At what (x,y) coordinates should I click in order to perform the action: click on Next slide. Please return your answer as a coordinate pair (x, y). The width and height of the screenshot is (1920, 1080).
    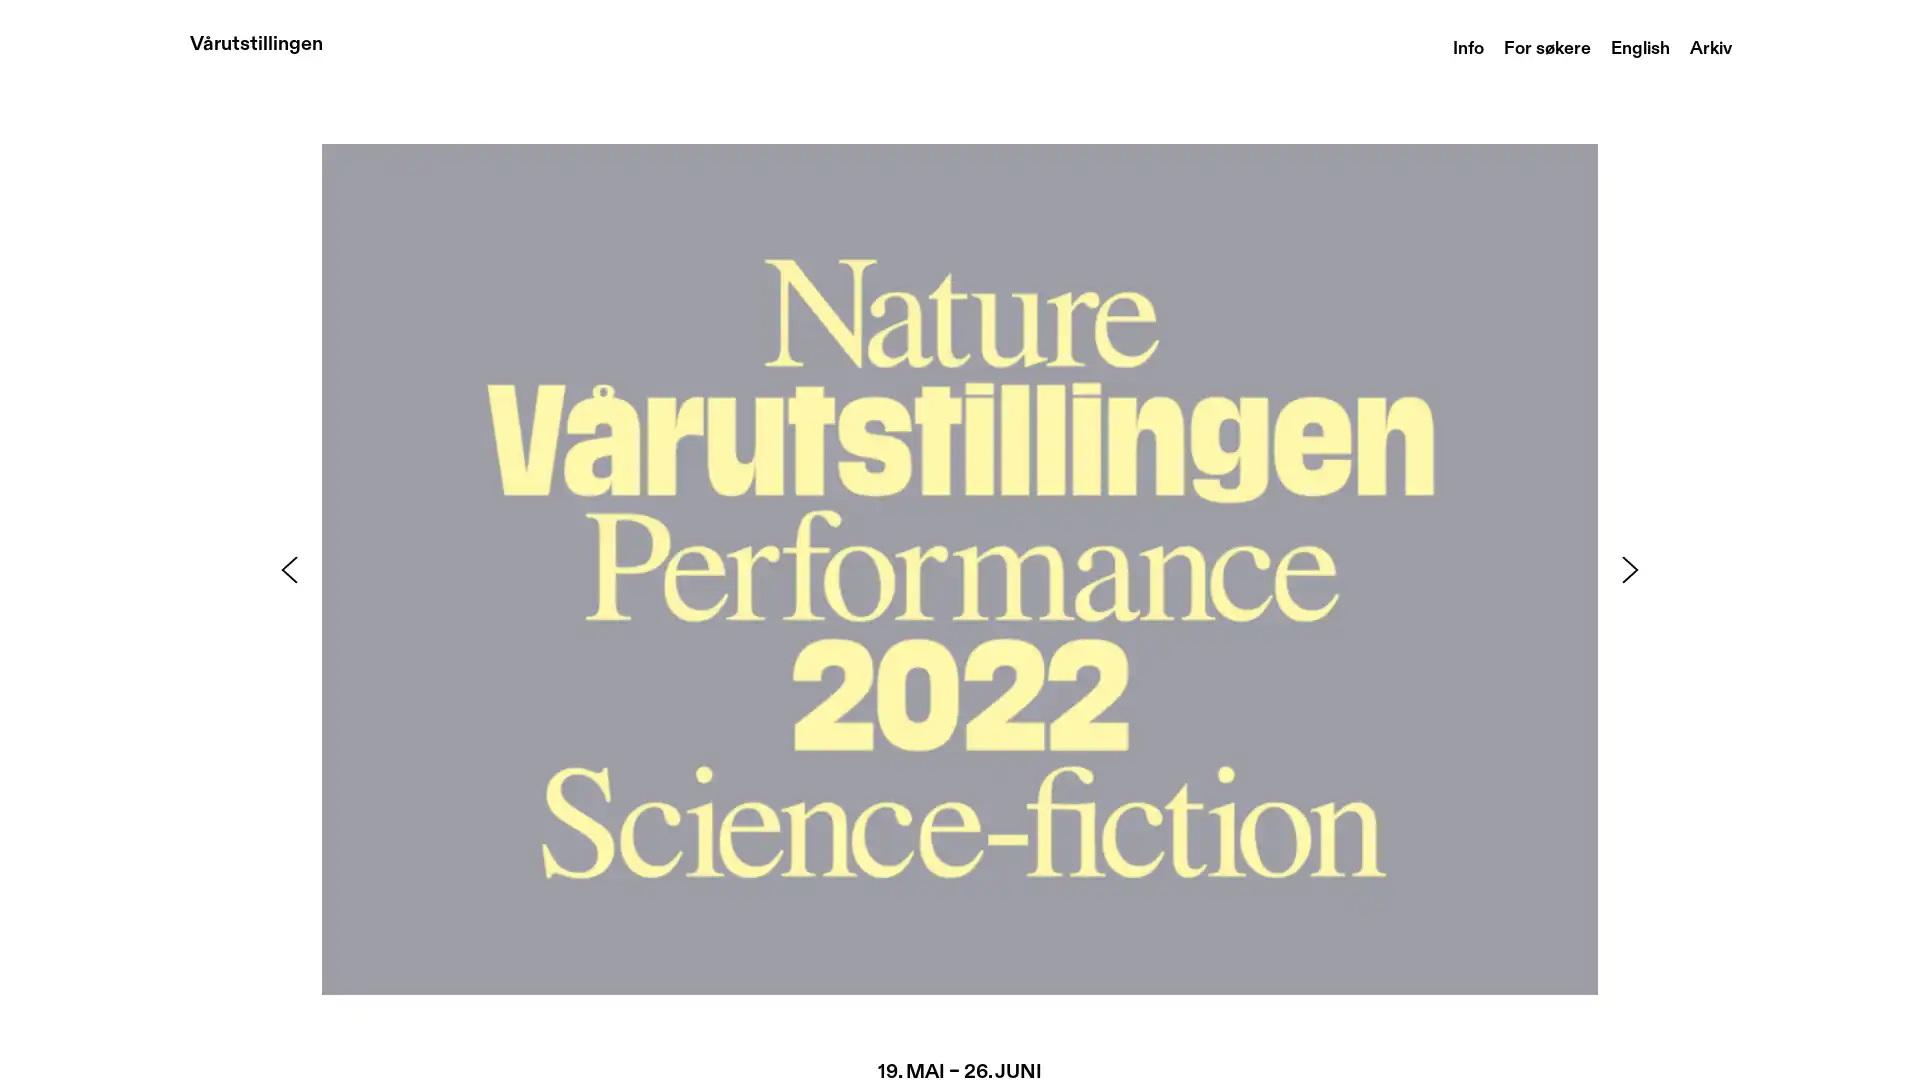
    Looking at the image, I should click on (1630, 569).